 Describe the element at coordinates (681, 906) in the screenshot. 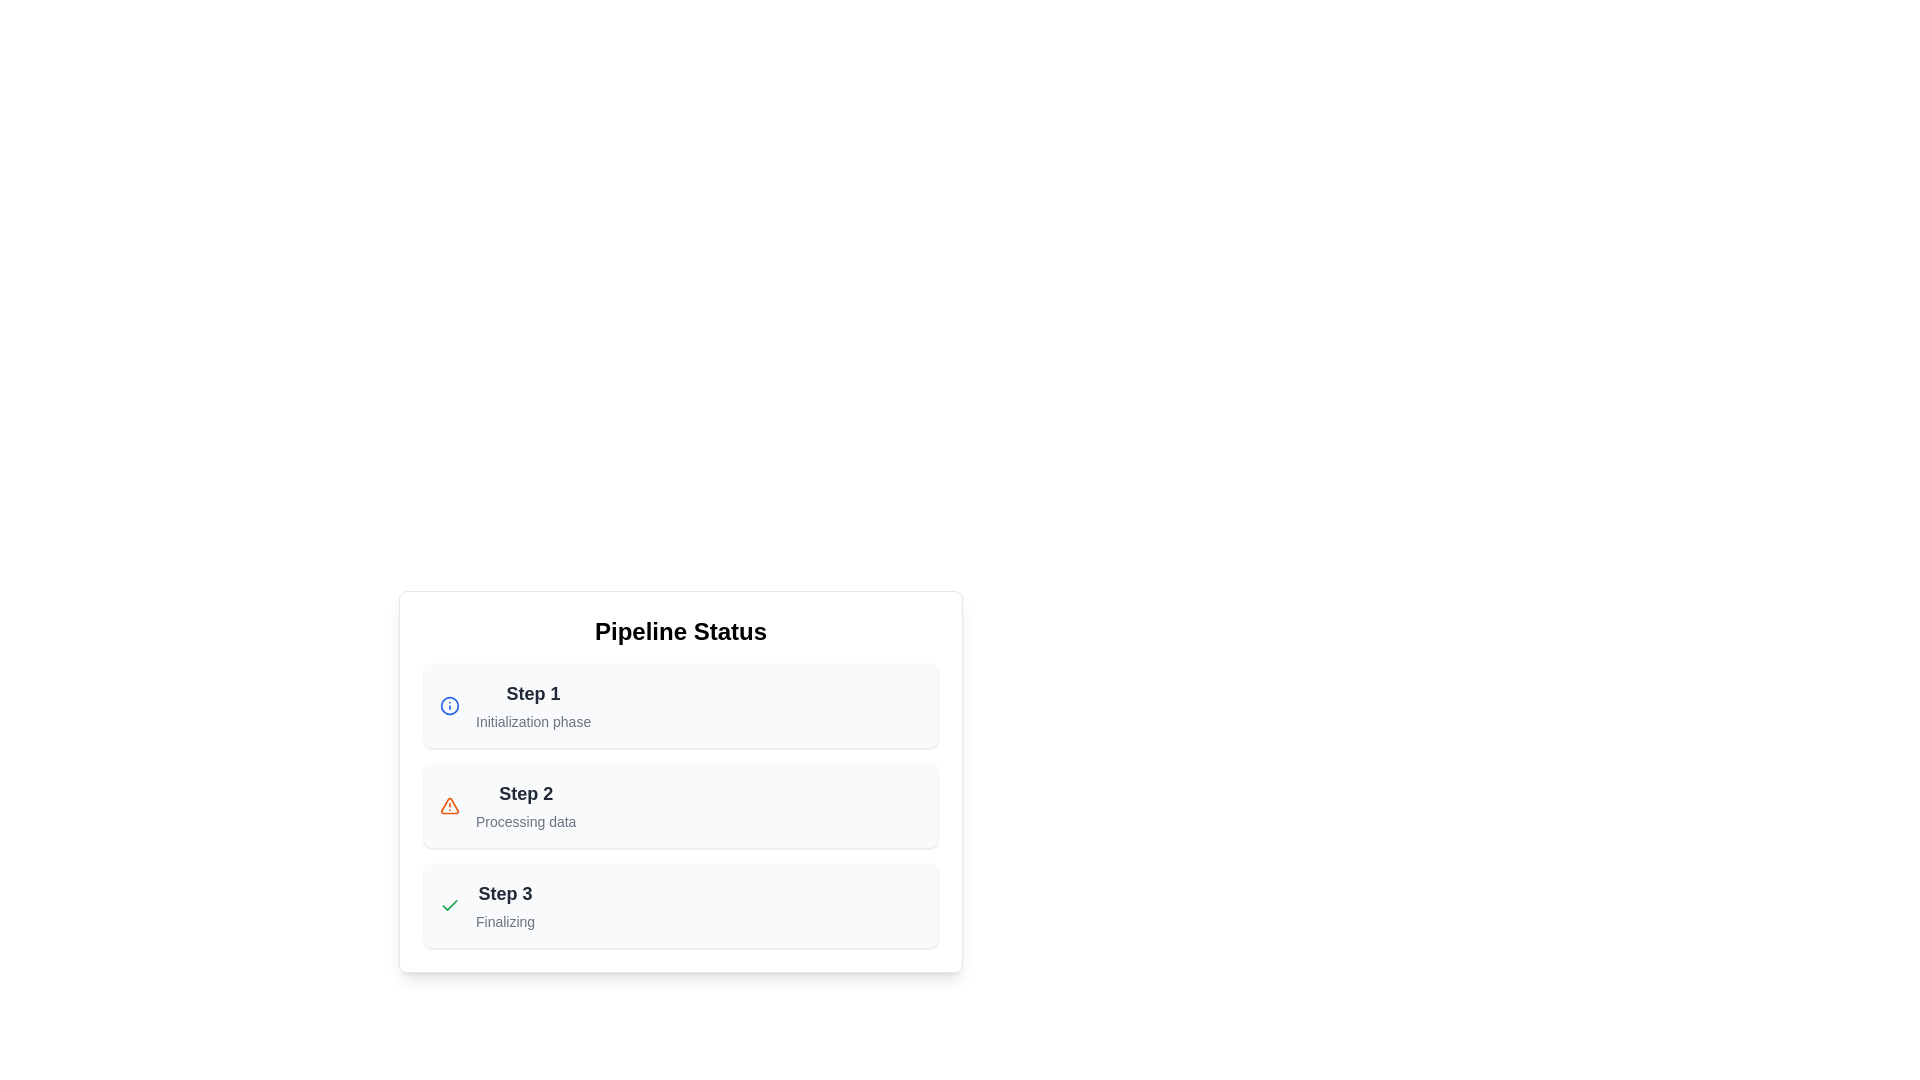

I see `the informational section displaying 'Step 3' with the description 'Finalizing', located at the bottom of the three-segment vertical list` at that location.